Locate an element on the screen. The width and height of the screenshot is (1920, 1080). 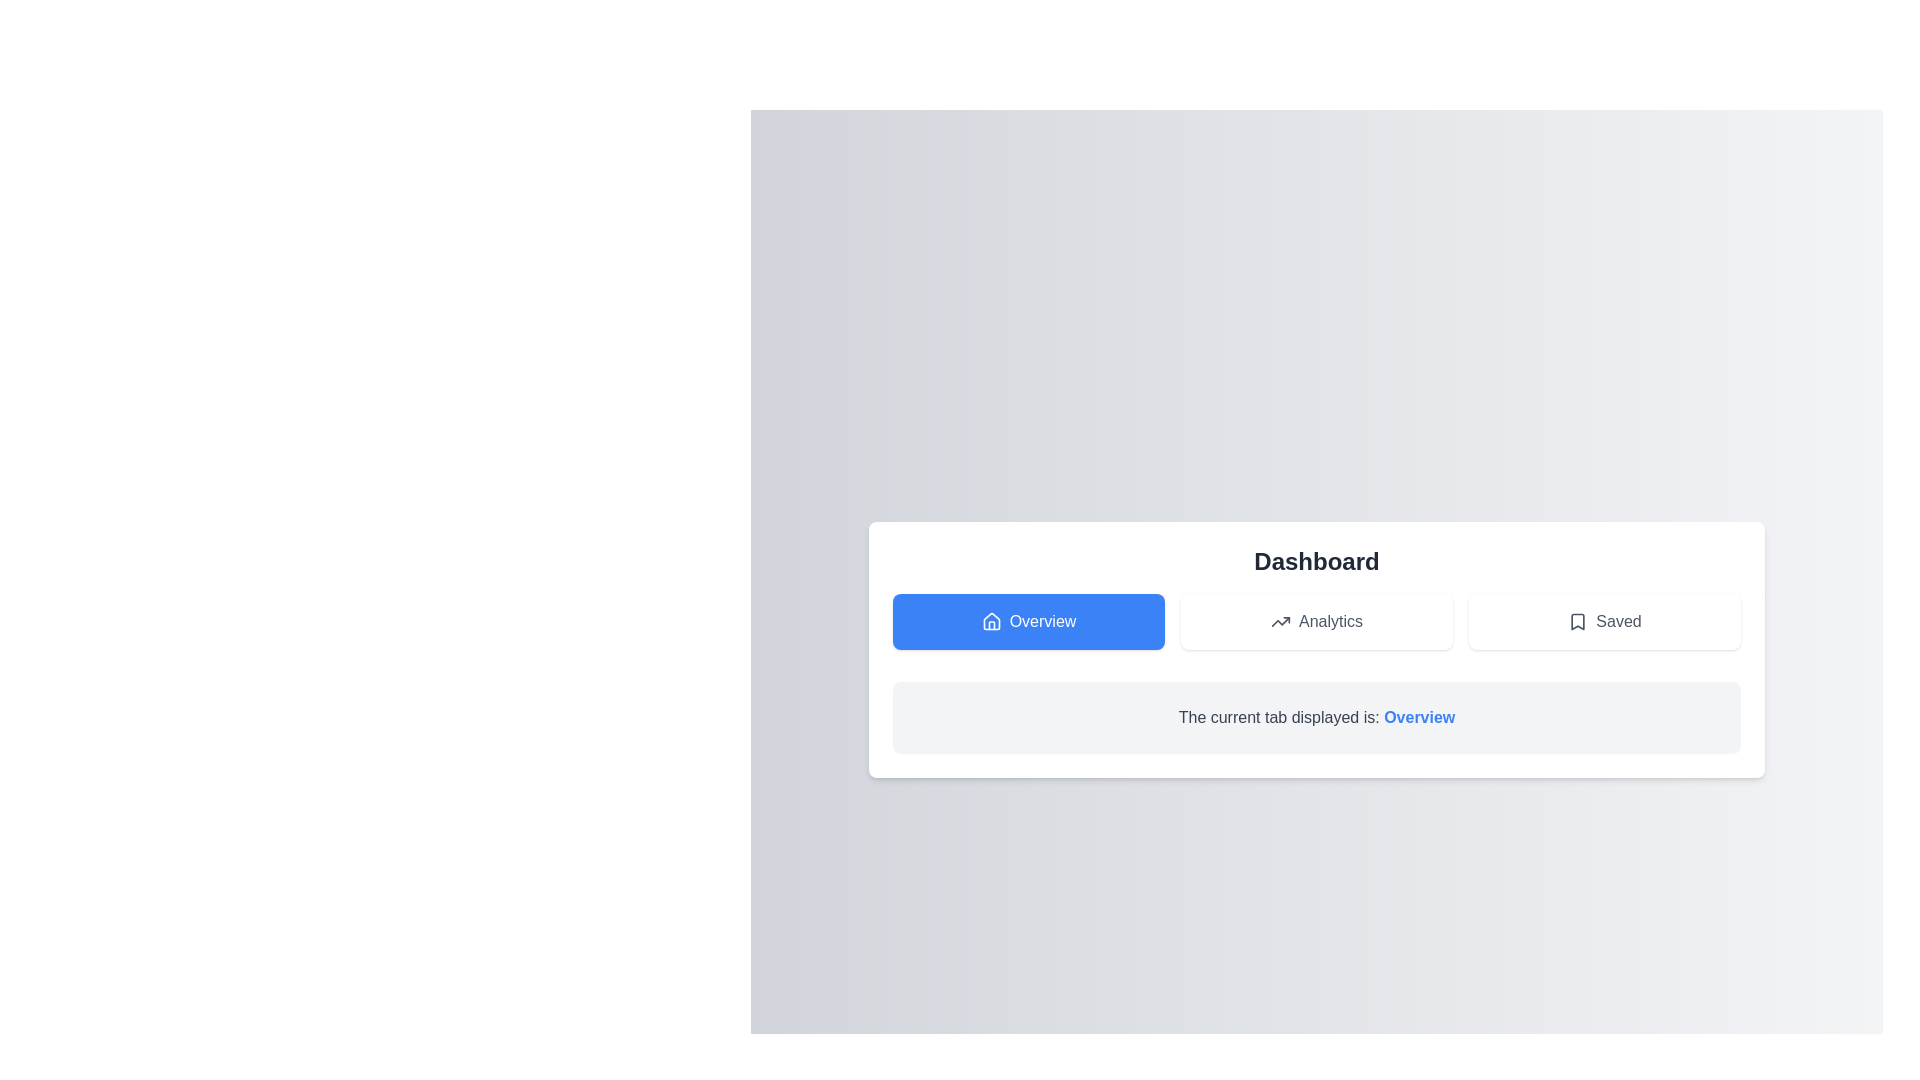
the small bookmark icon located in the top-right section of the dashboard interface, adjacent to the 'Saved' text is located at coordinates (1577, 620).